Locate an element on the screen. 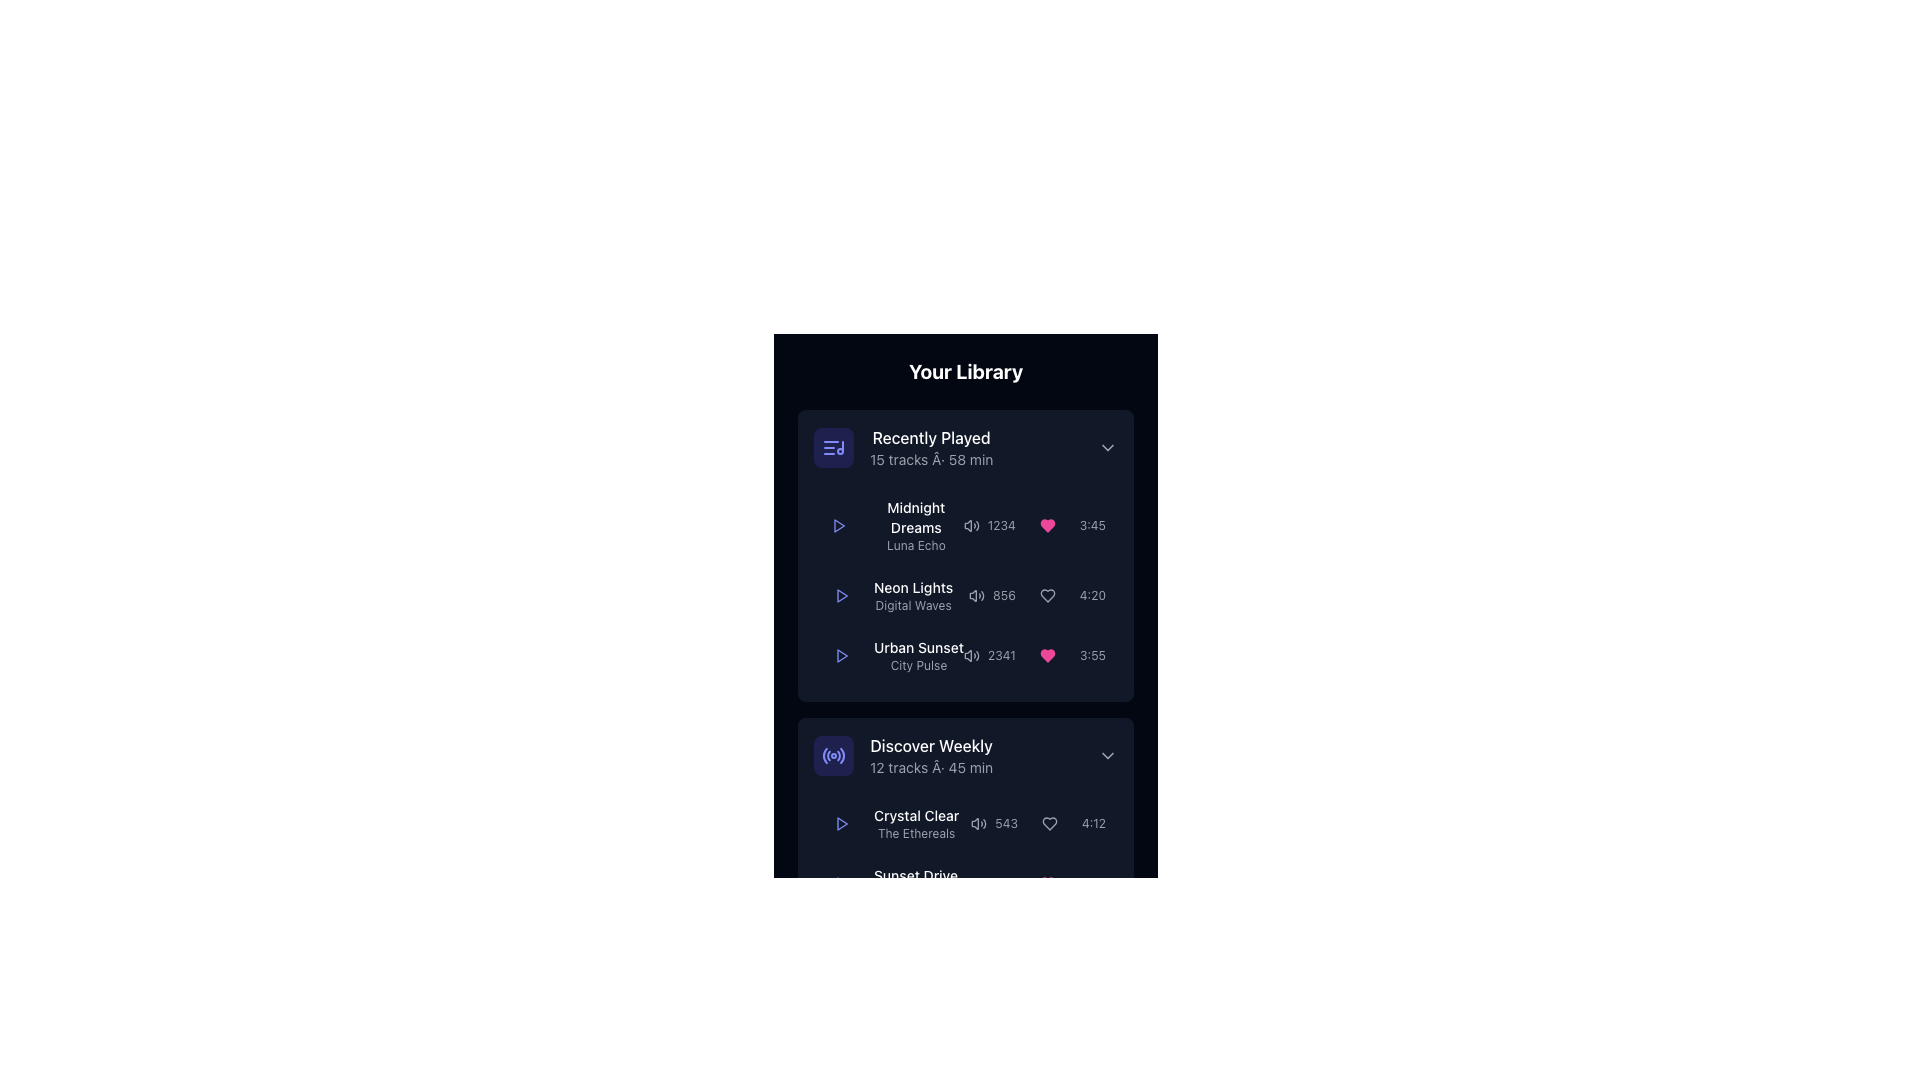 This screenshot has height=1080, width=1920. the play button in the 'Discover Weekly' section is located at coordinates (842, 882).